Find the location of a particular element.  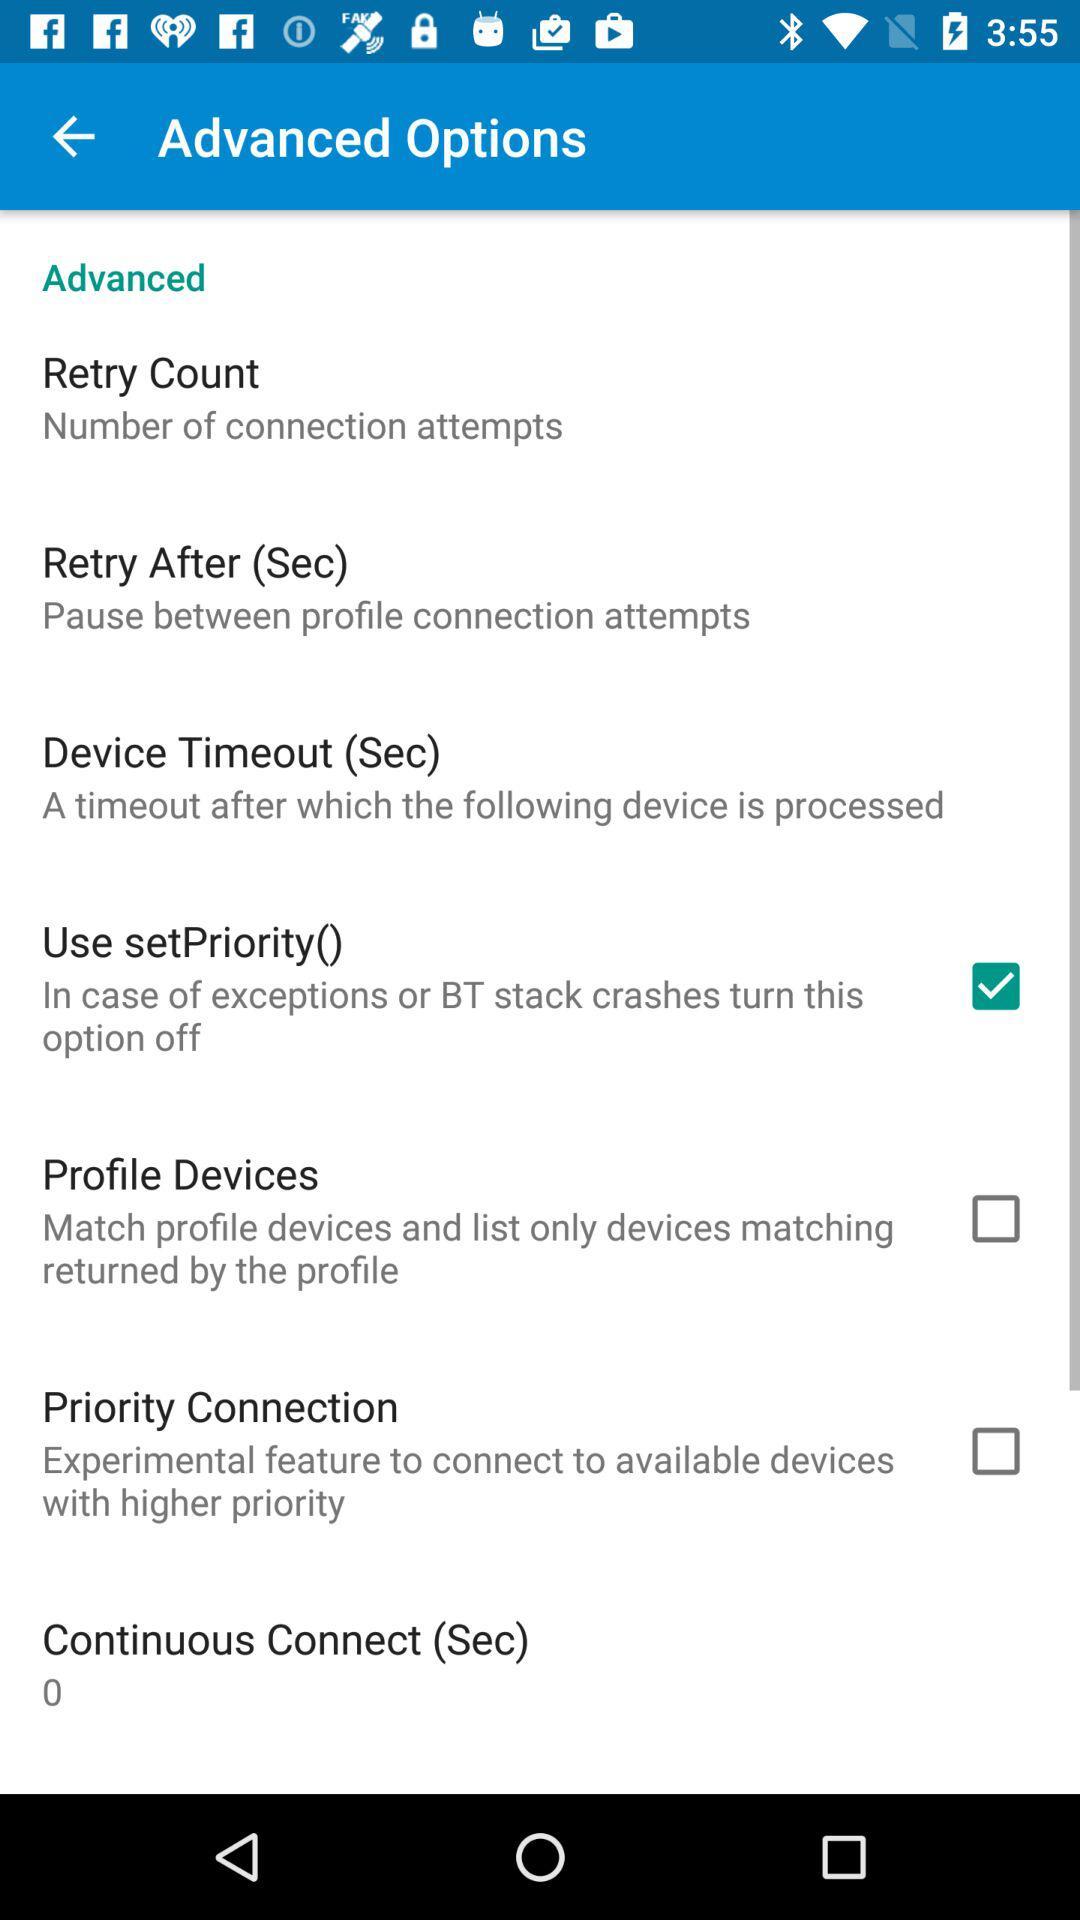

item below the experimental feature to item is located at coordinates (285, 1637).